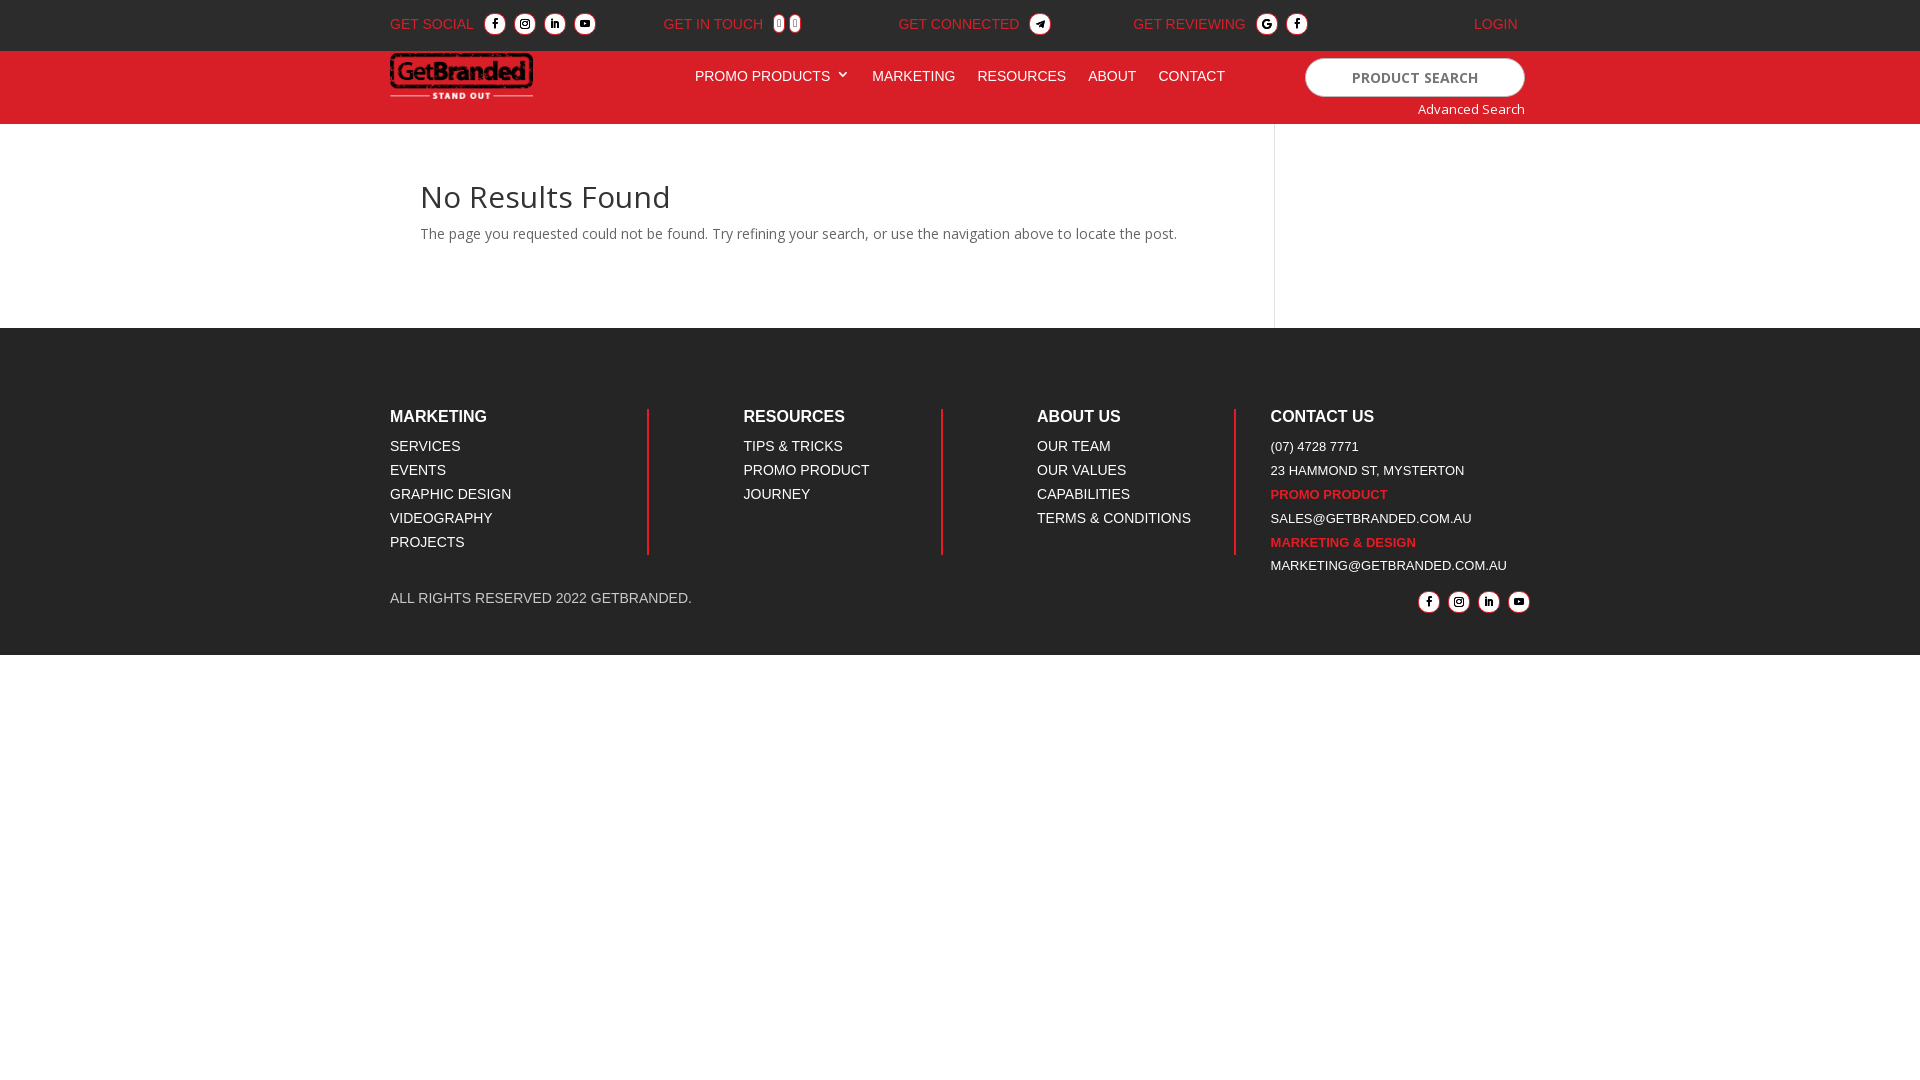 This screenshot has height=1080, width=1920. I want to click on 'JOURNEY', so click(743, 493).